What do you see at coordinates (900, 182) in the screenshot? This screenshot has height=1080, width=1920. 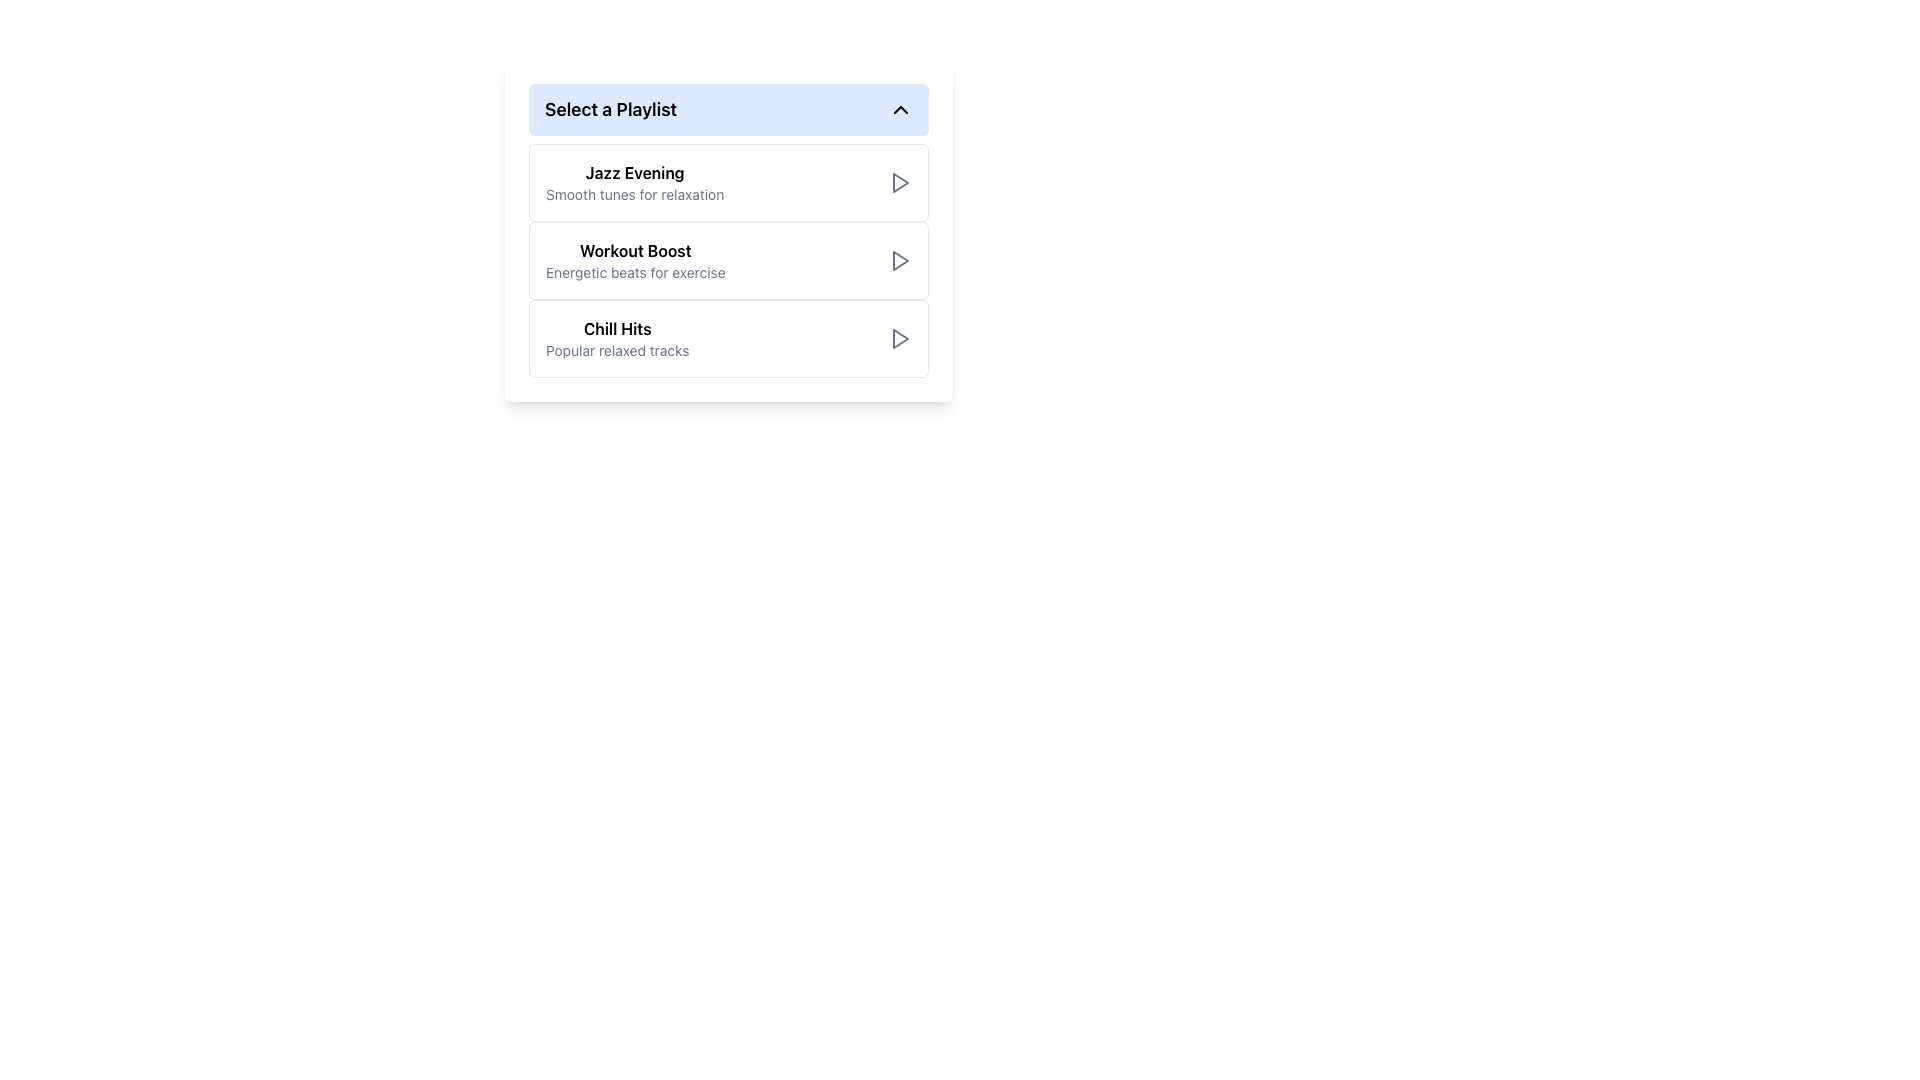 I see `the play button for the 'Jazz Evening' playlist item, located at the far right of the first item` at bounding box center [900, 182].